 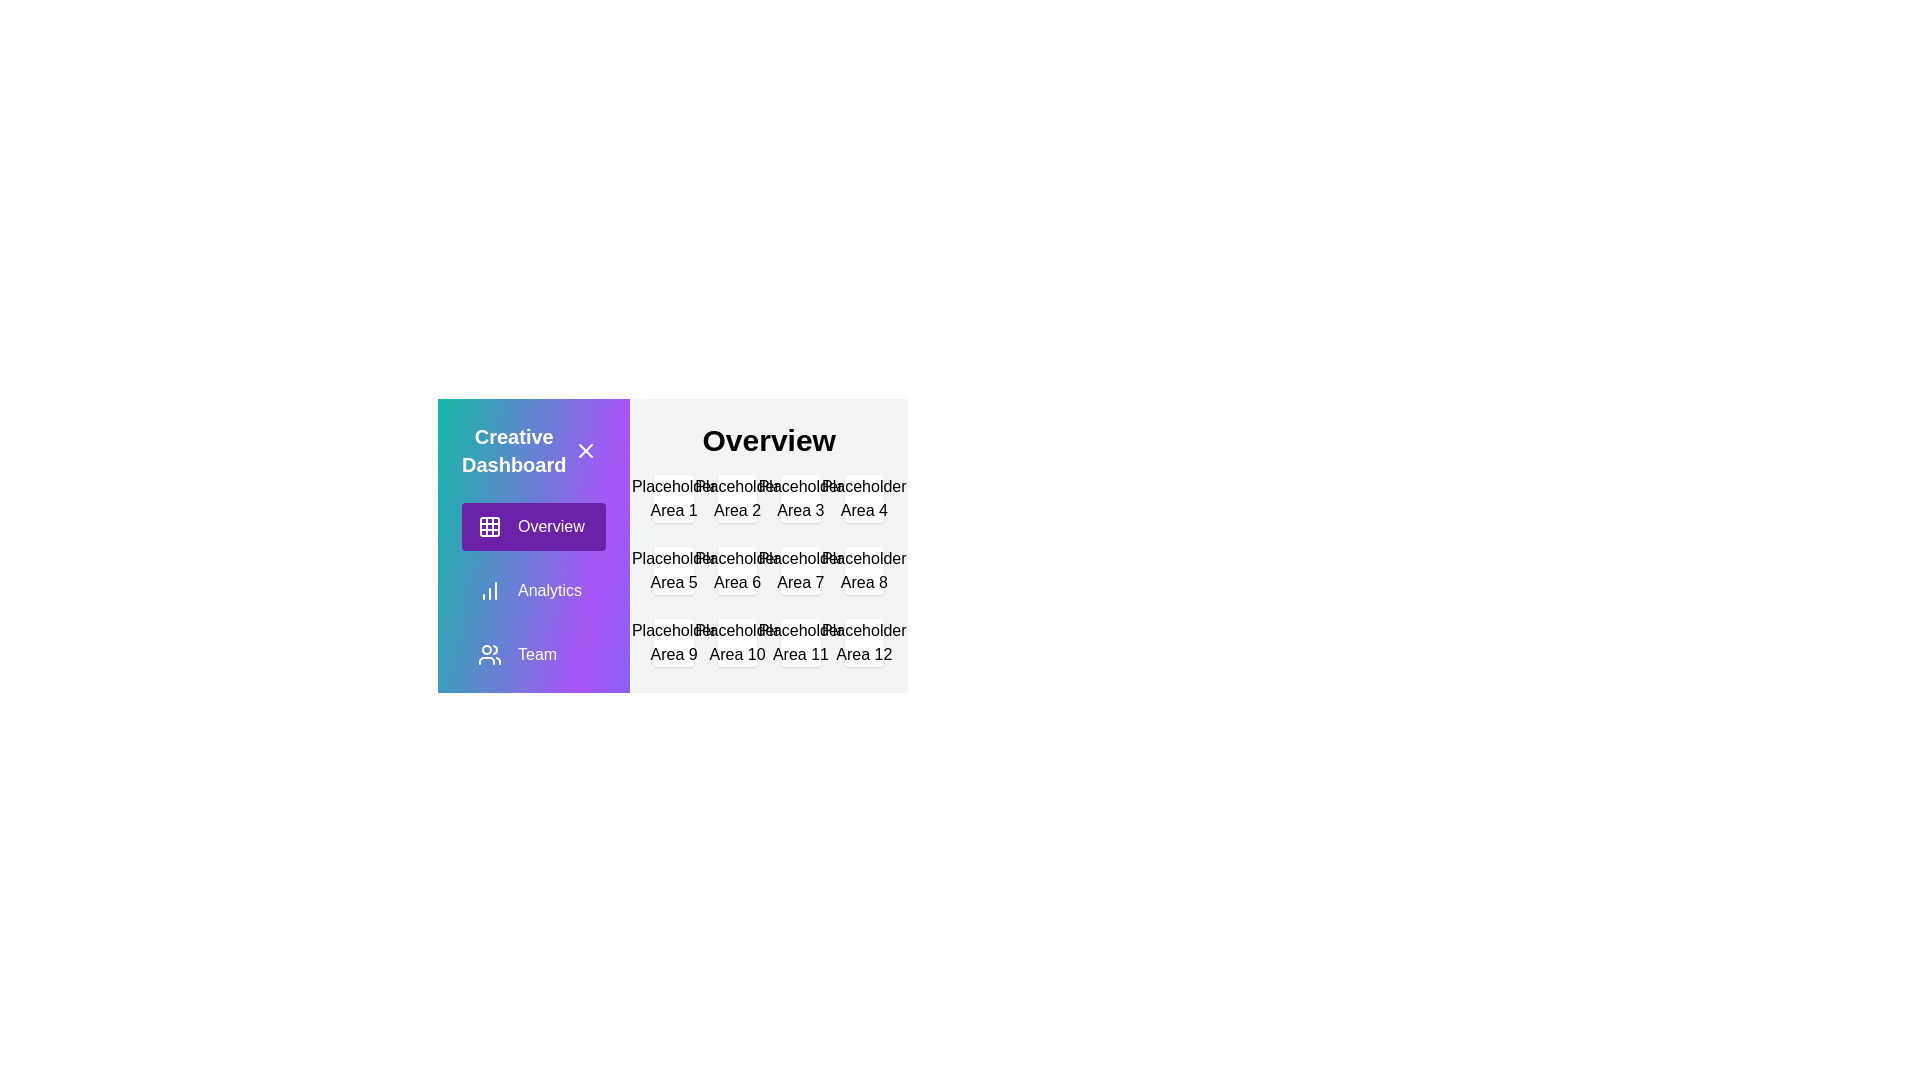 I want to click on the menu item Team to observe the visual feedback, so click(x=533, y=655).